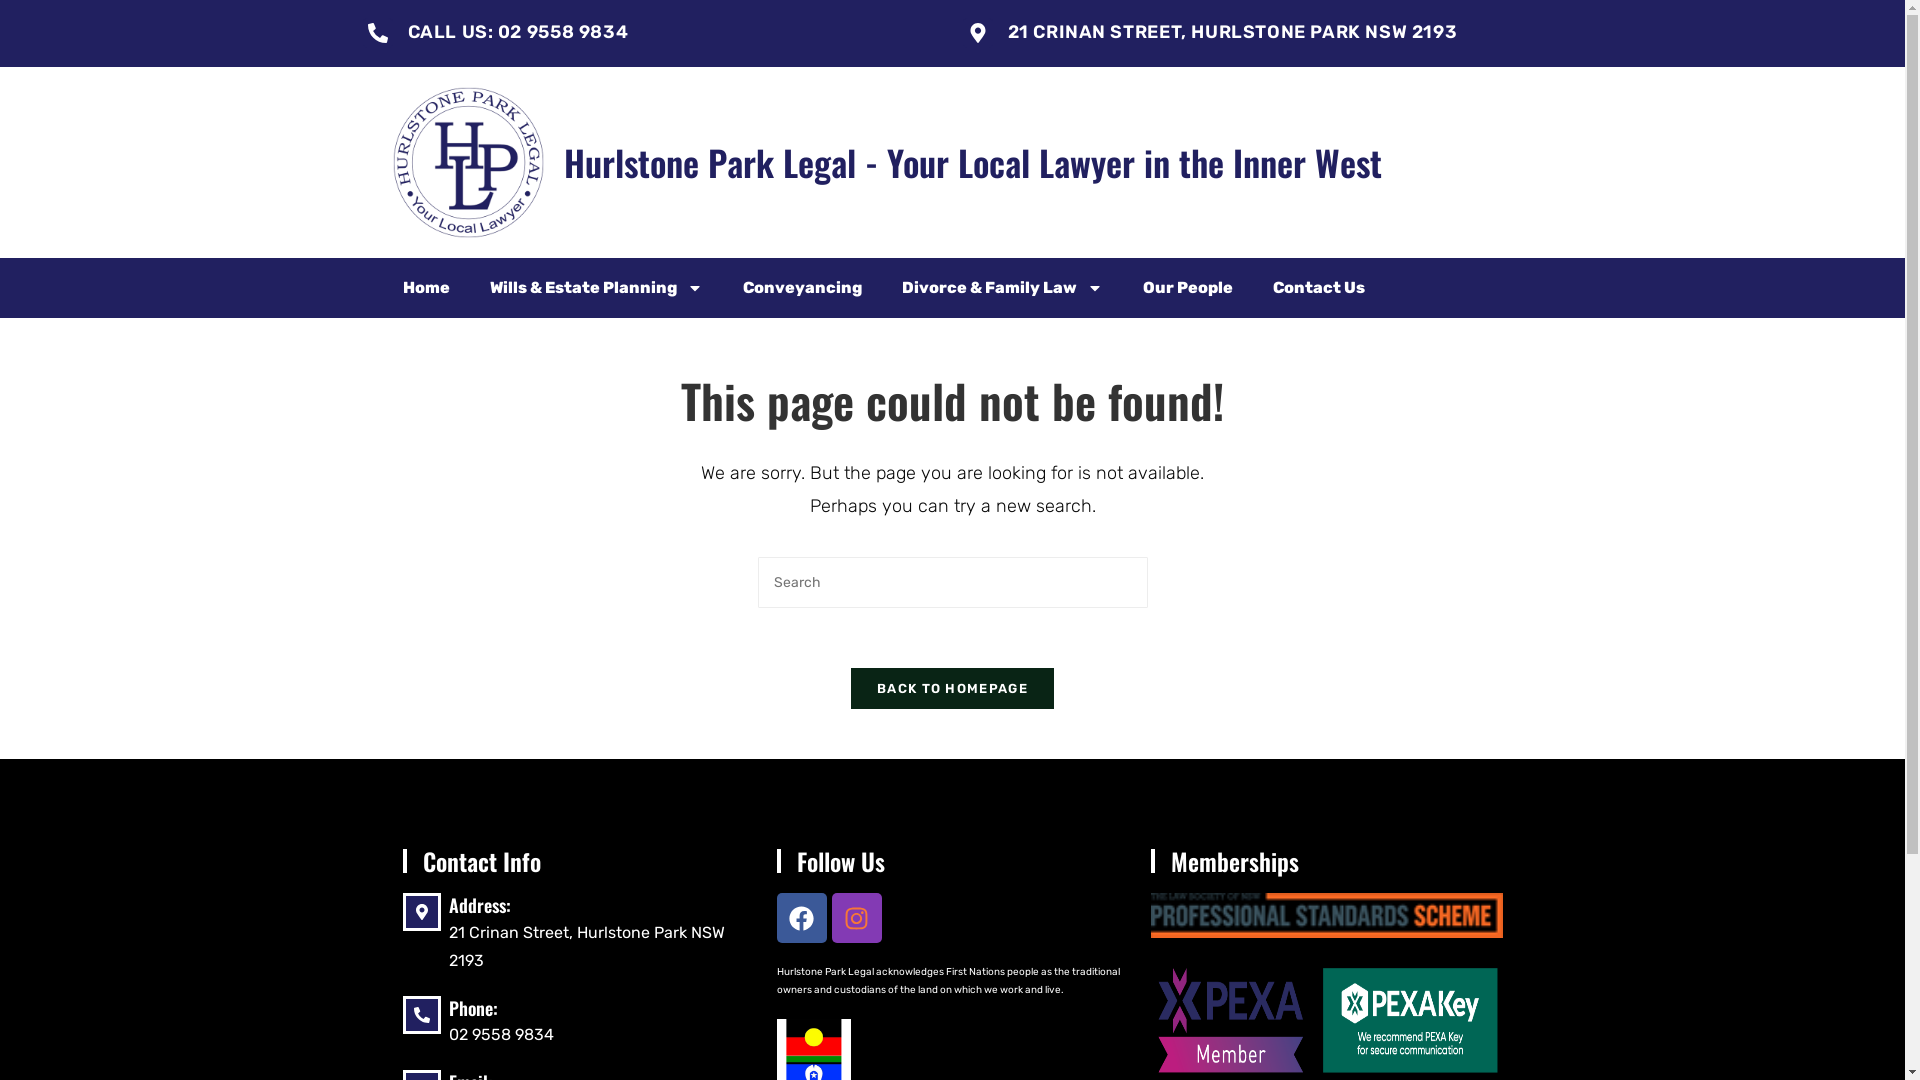 This screenshot has width=1920, height=1080. What do you see at coordinates (500, 1034) in the screenshot?
I see `'02 9558 9834'` at bounding box center [500, 1034].